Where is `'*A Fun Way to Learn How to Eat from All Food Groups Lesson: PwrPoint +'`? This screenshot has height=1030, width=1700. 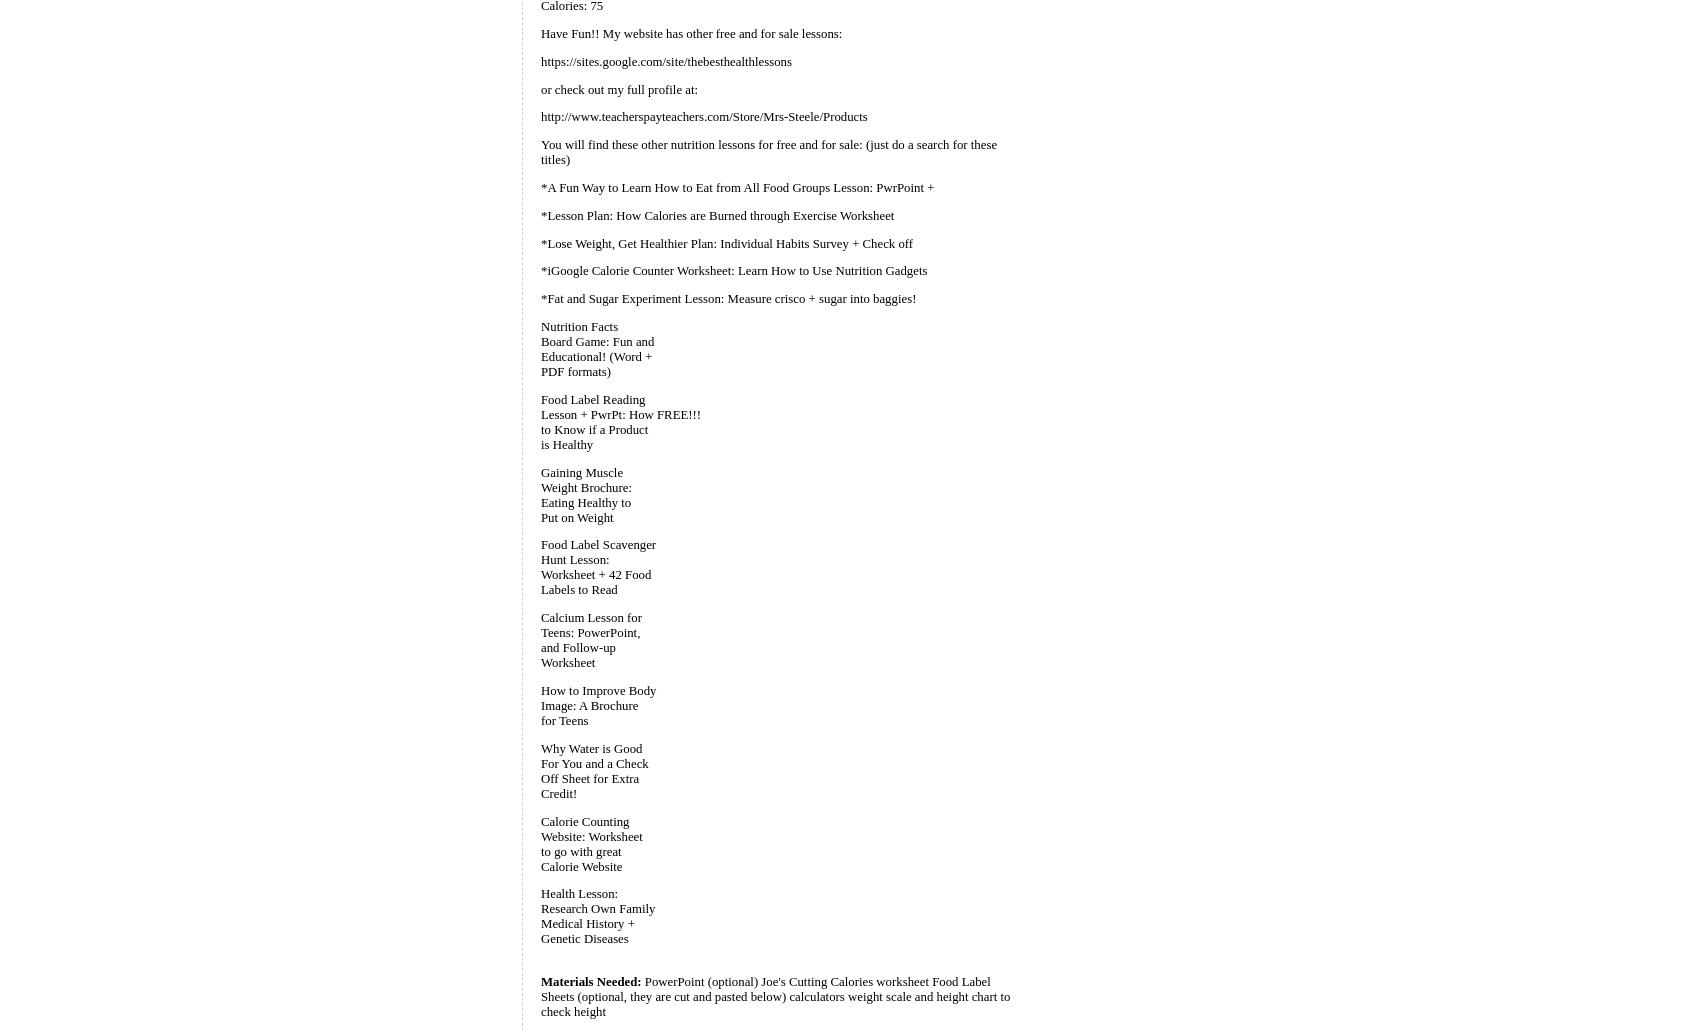 '*A Fun Way to Learn How to Eat from All Food Groups Lesson: PwrPoint +' is located at coordinates (539, 187).